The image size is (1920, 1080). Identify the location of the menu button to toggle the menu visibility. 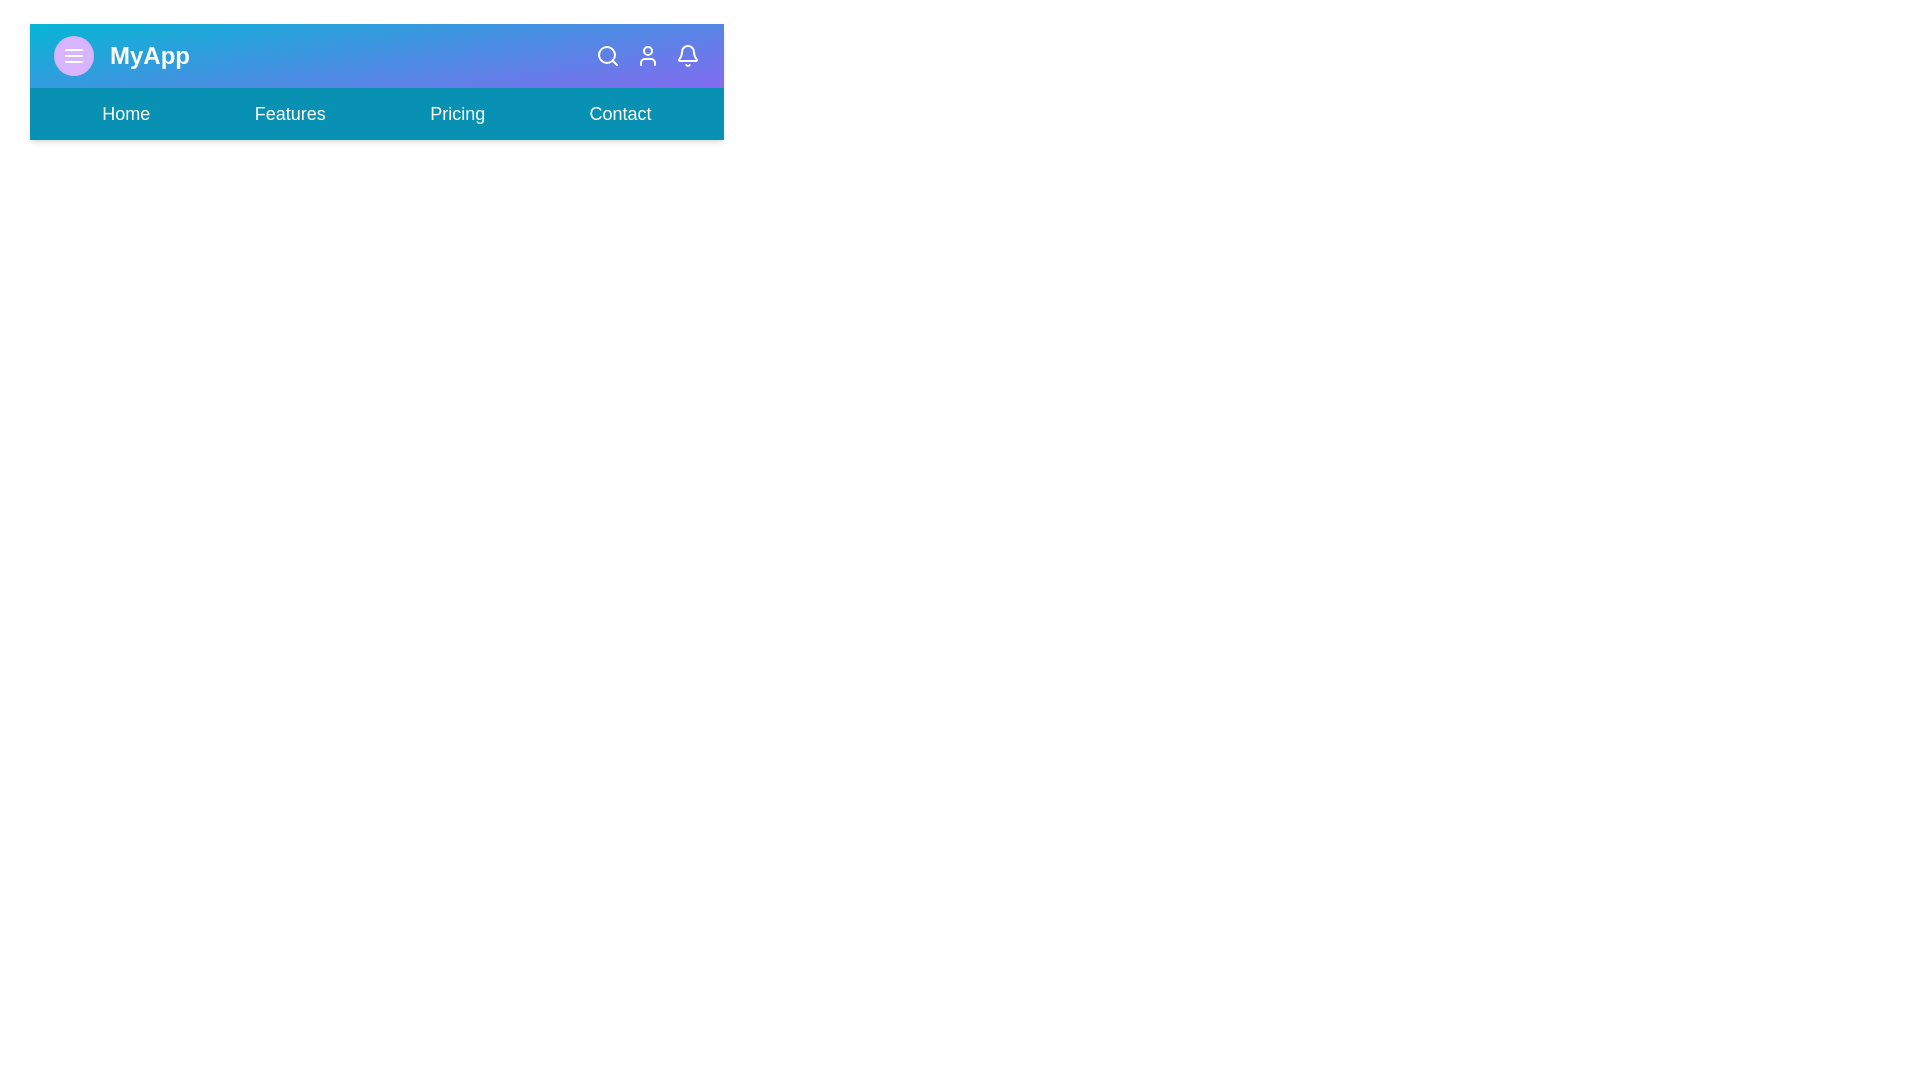
(73, 55).